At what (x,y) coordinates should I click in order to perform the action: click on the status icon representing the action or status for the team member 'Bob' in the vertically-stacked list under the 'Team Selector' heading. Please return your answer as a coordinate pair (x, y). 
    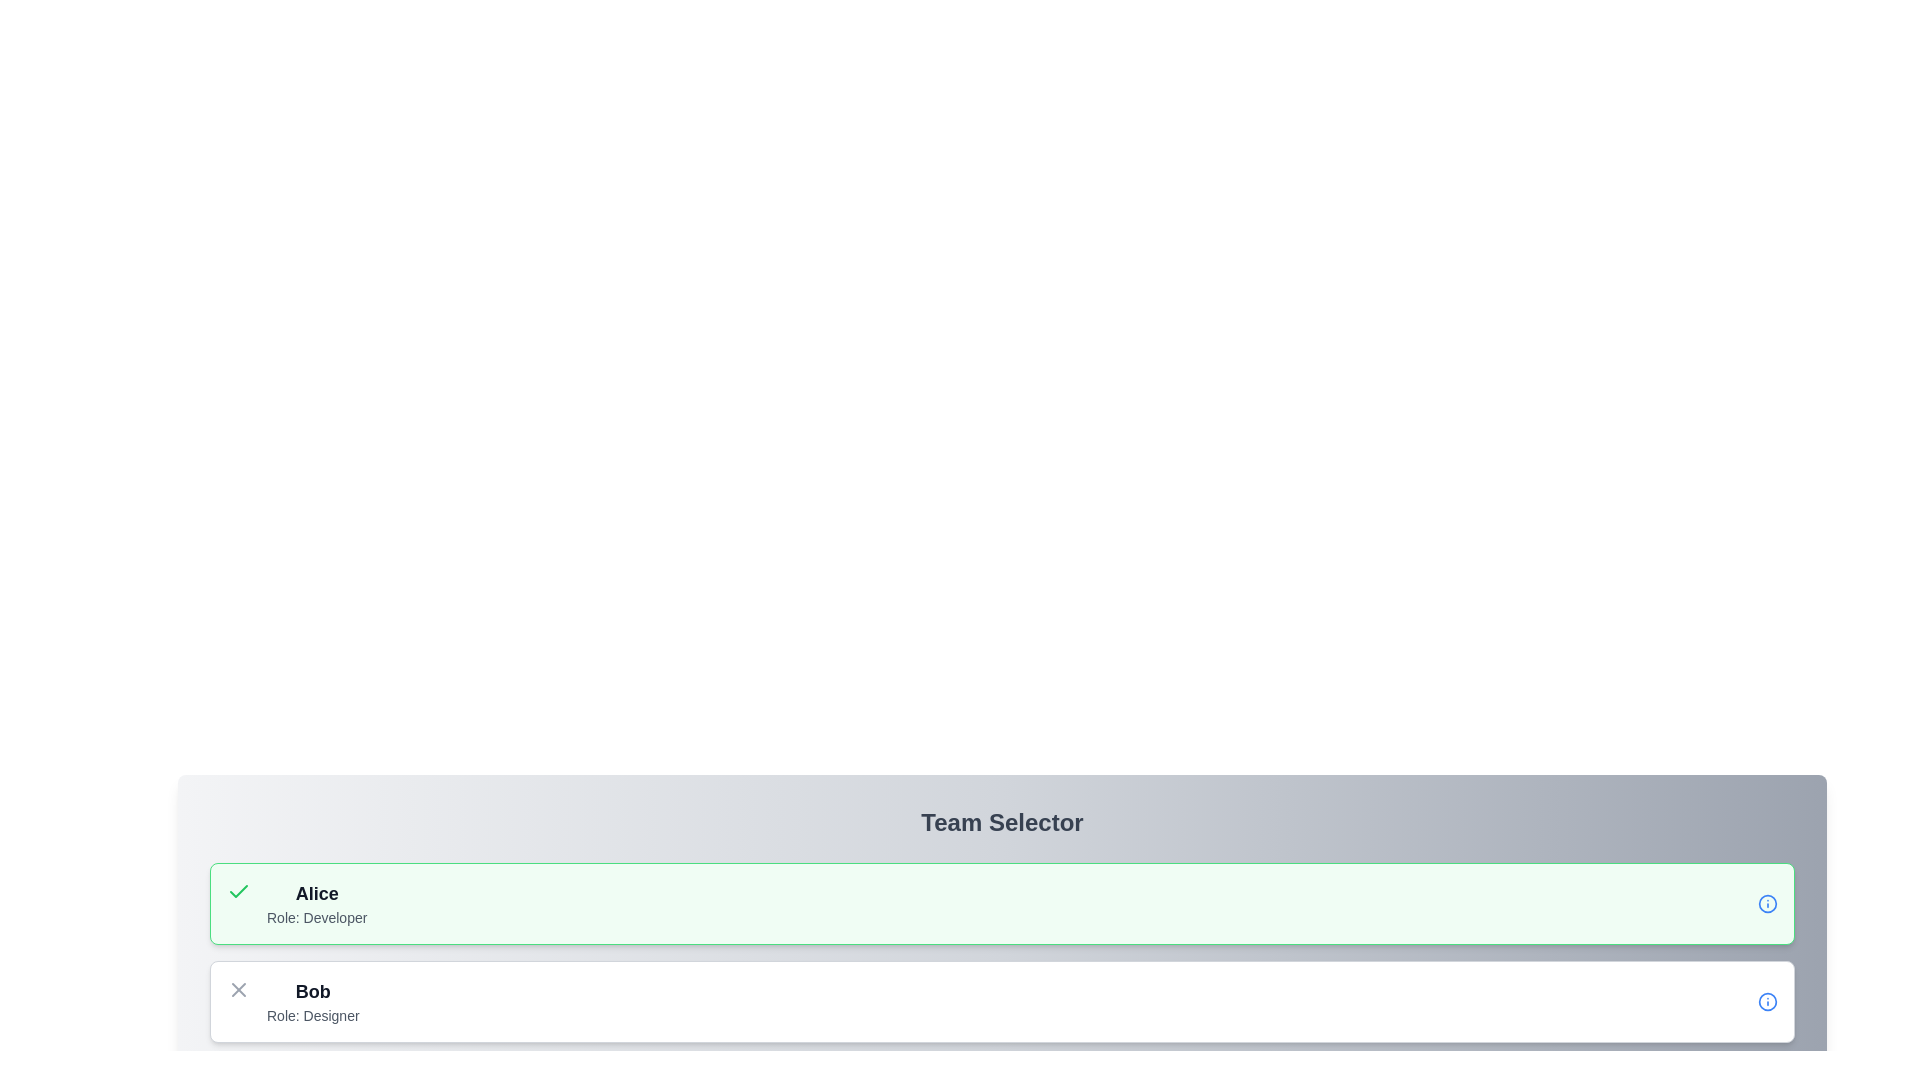
    Looking at the image, I should click on (239, 990).